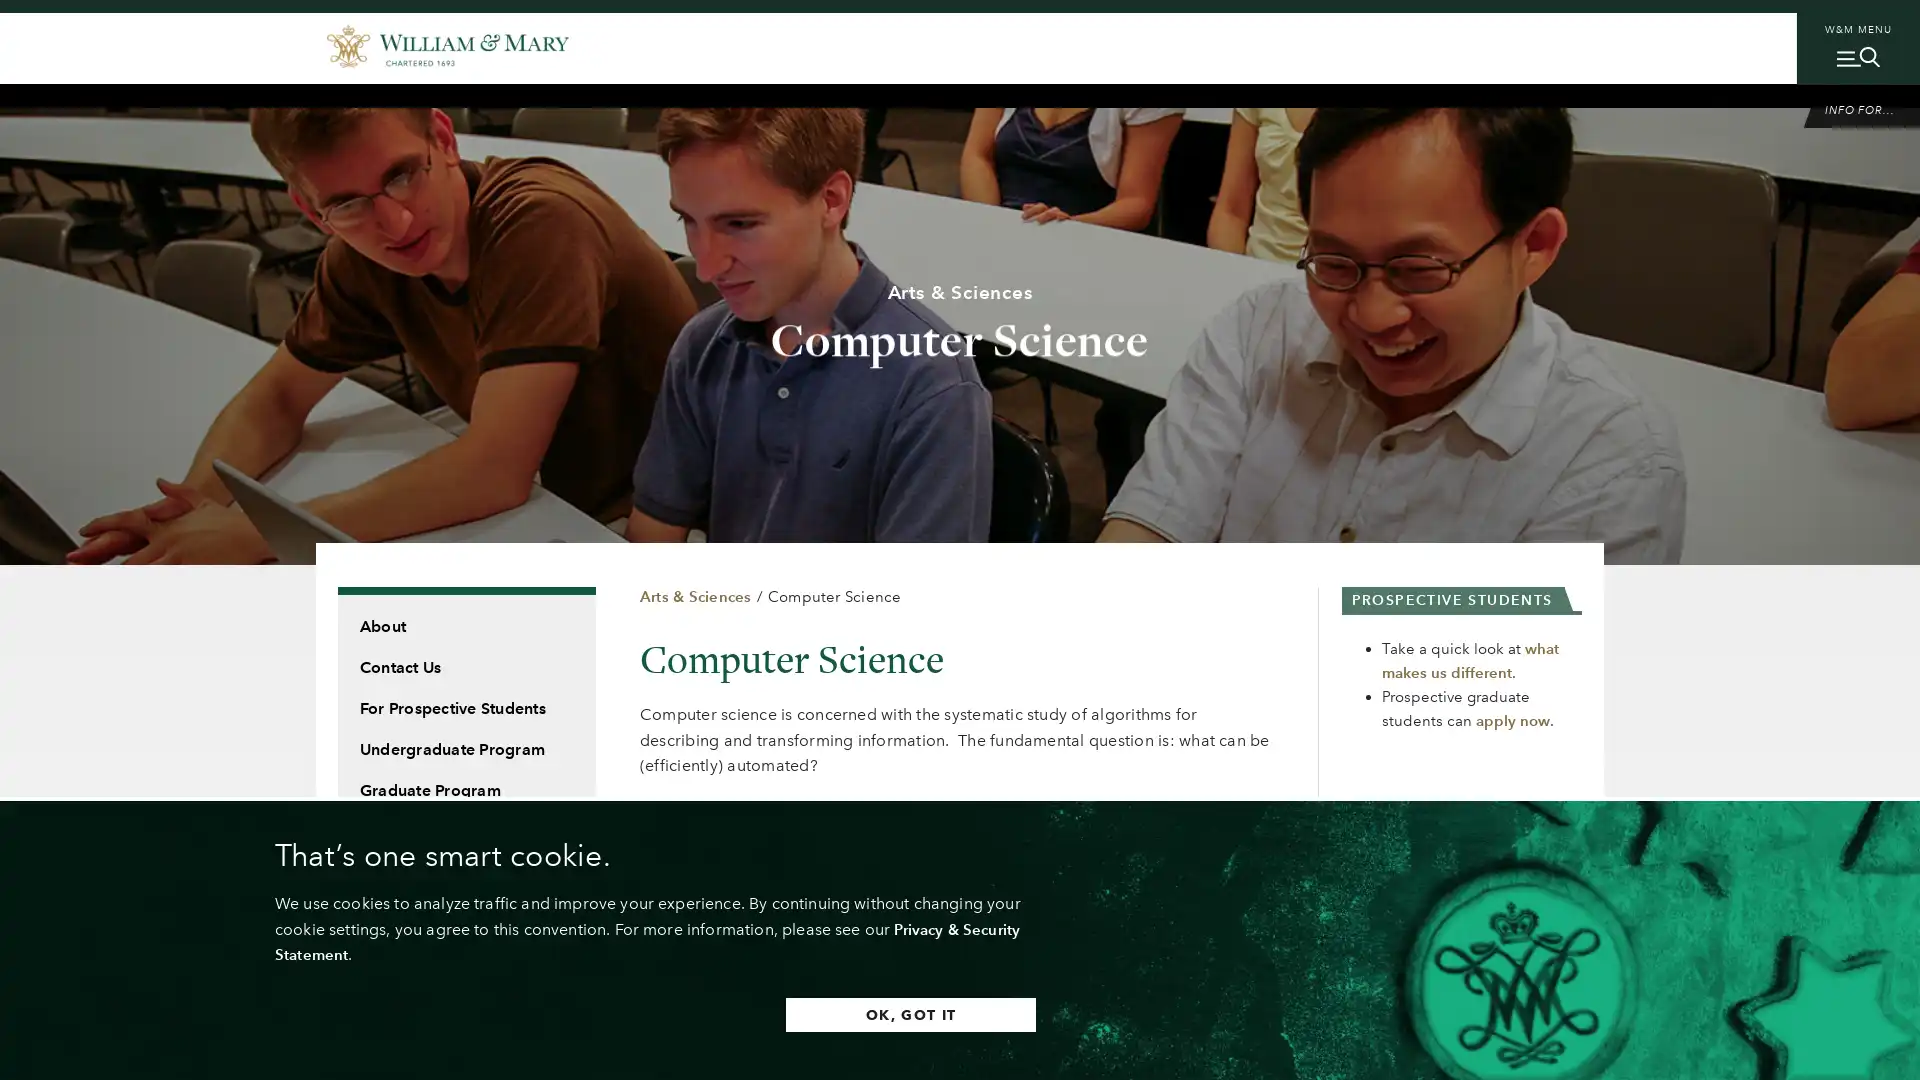 The height and width of the screenshot is (1080, 1920). Describe the element at coordinates (889, 1014) in the screenshot. I see `OK, GOT IT` at that location.